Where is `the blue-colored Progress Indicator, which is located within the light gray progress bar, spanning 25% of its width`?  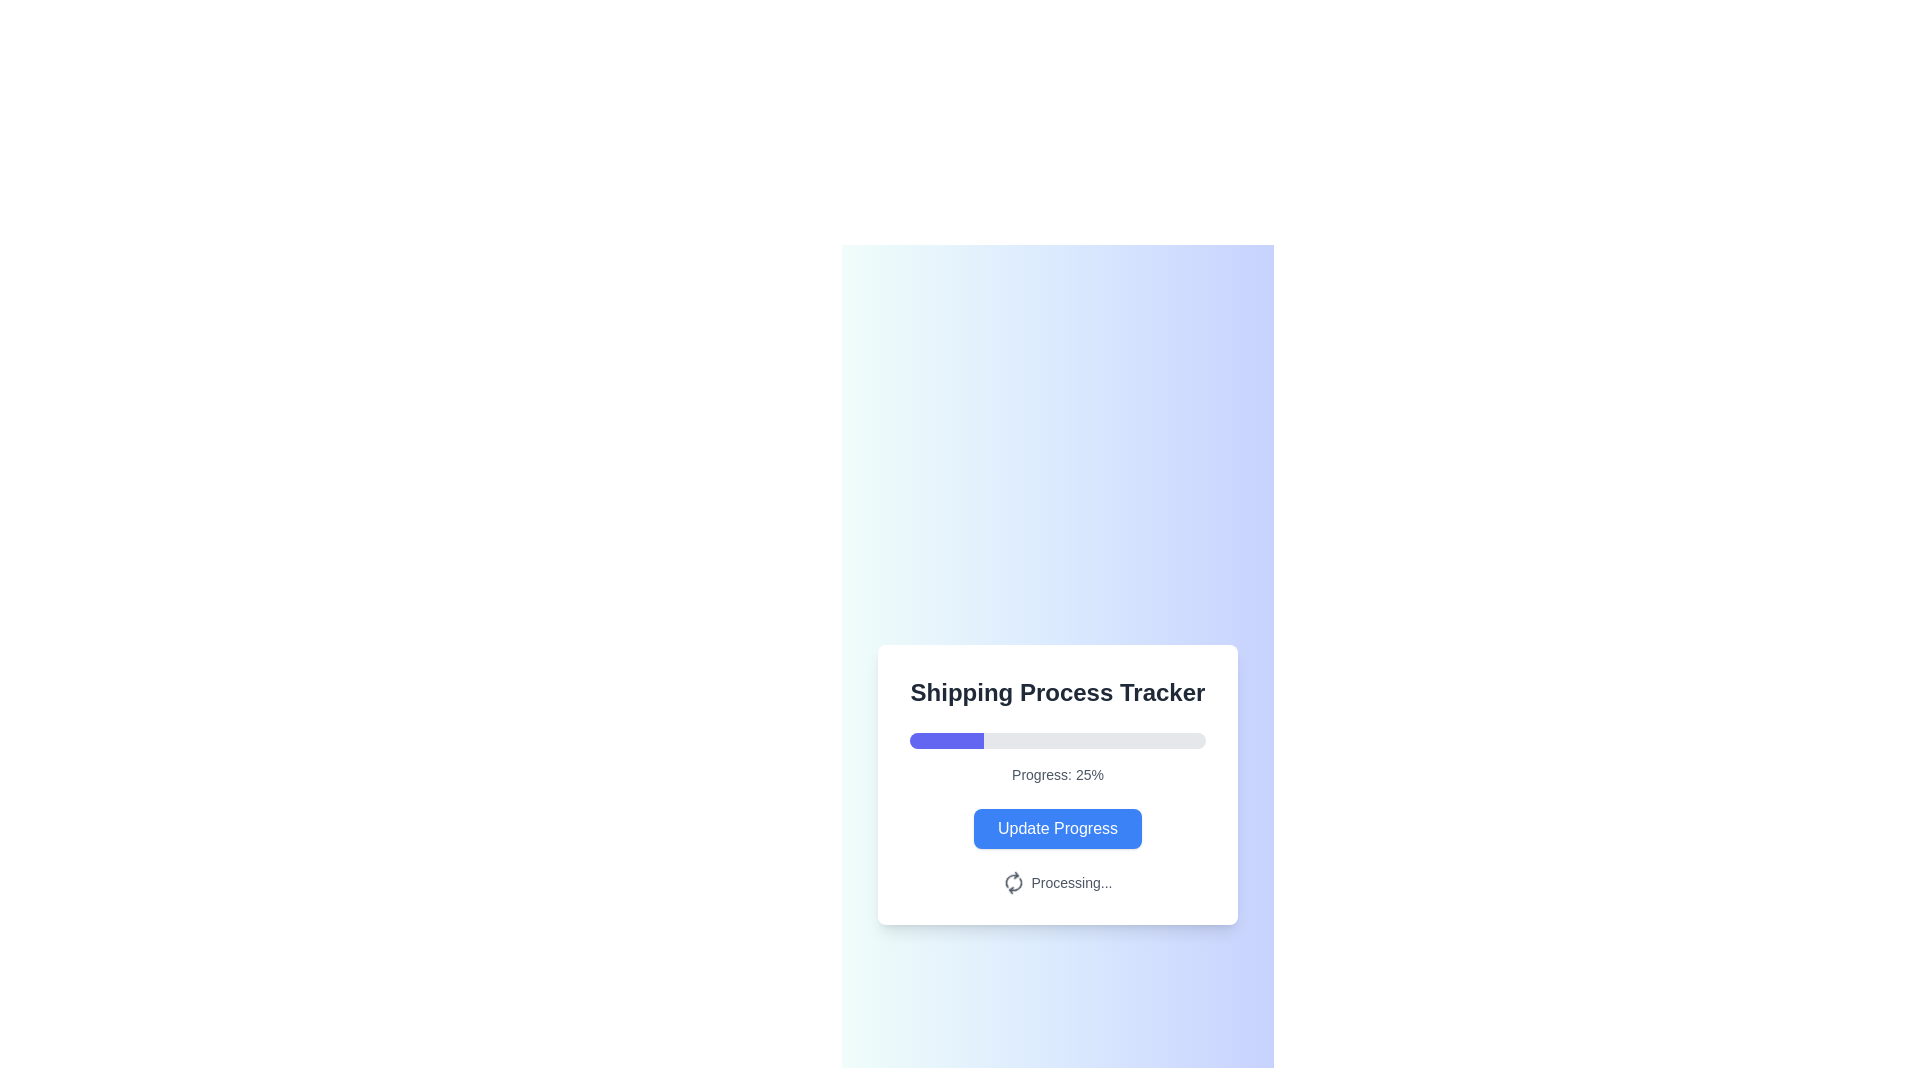
the blue-colored Progress Indicator, which is located within the light gray progress bar, spanning 25% of its width is located at coordinates (945, 740).